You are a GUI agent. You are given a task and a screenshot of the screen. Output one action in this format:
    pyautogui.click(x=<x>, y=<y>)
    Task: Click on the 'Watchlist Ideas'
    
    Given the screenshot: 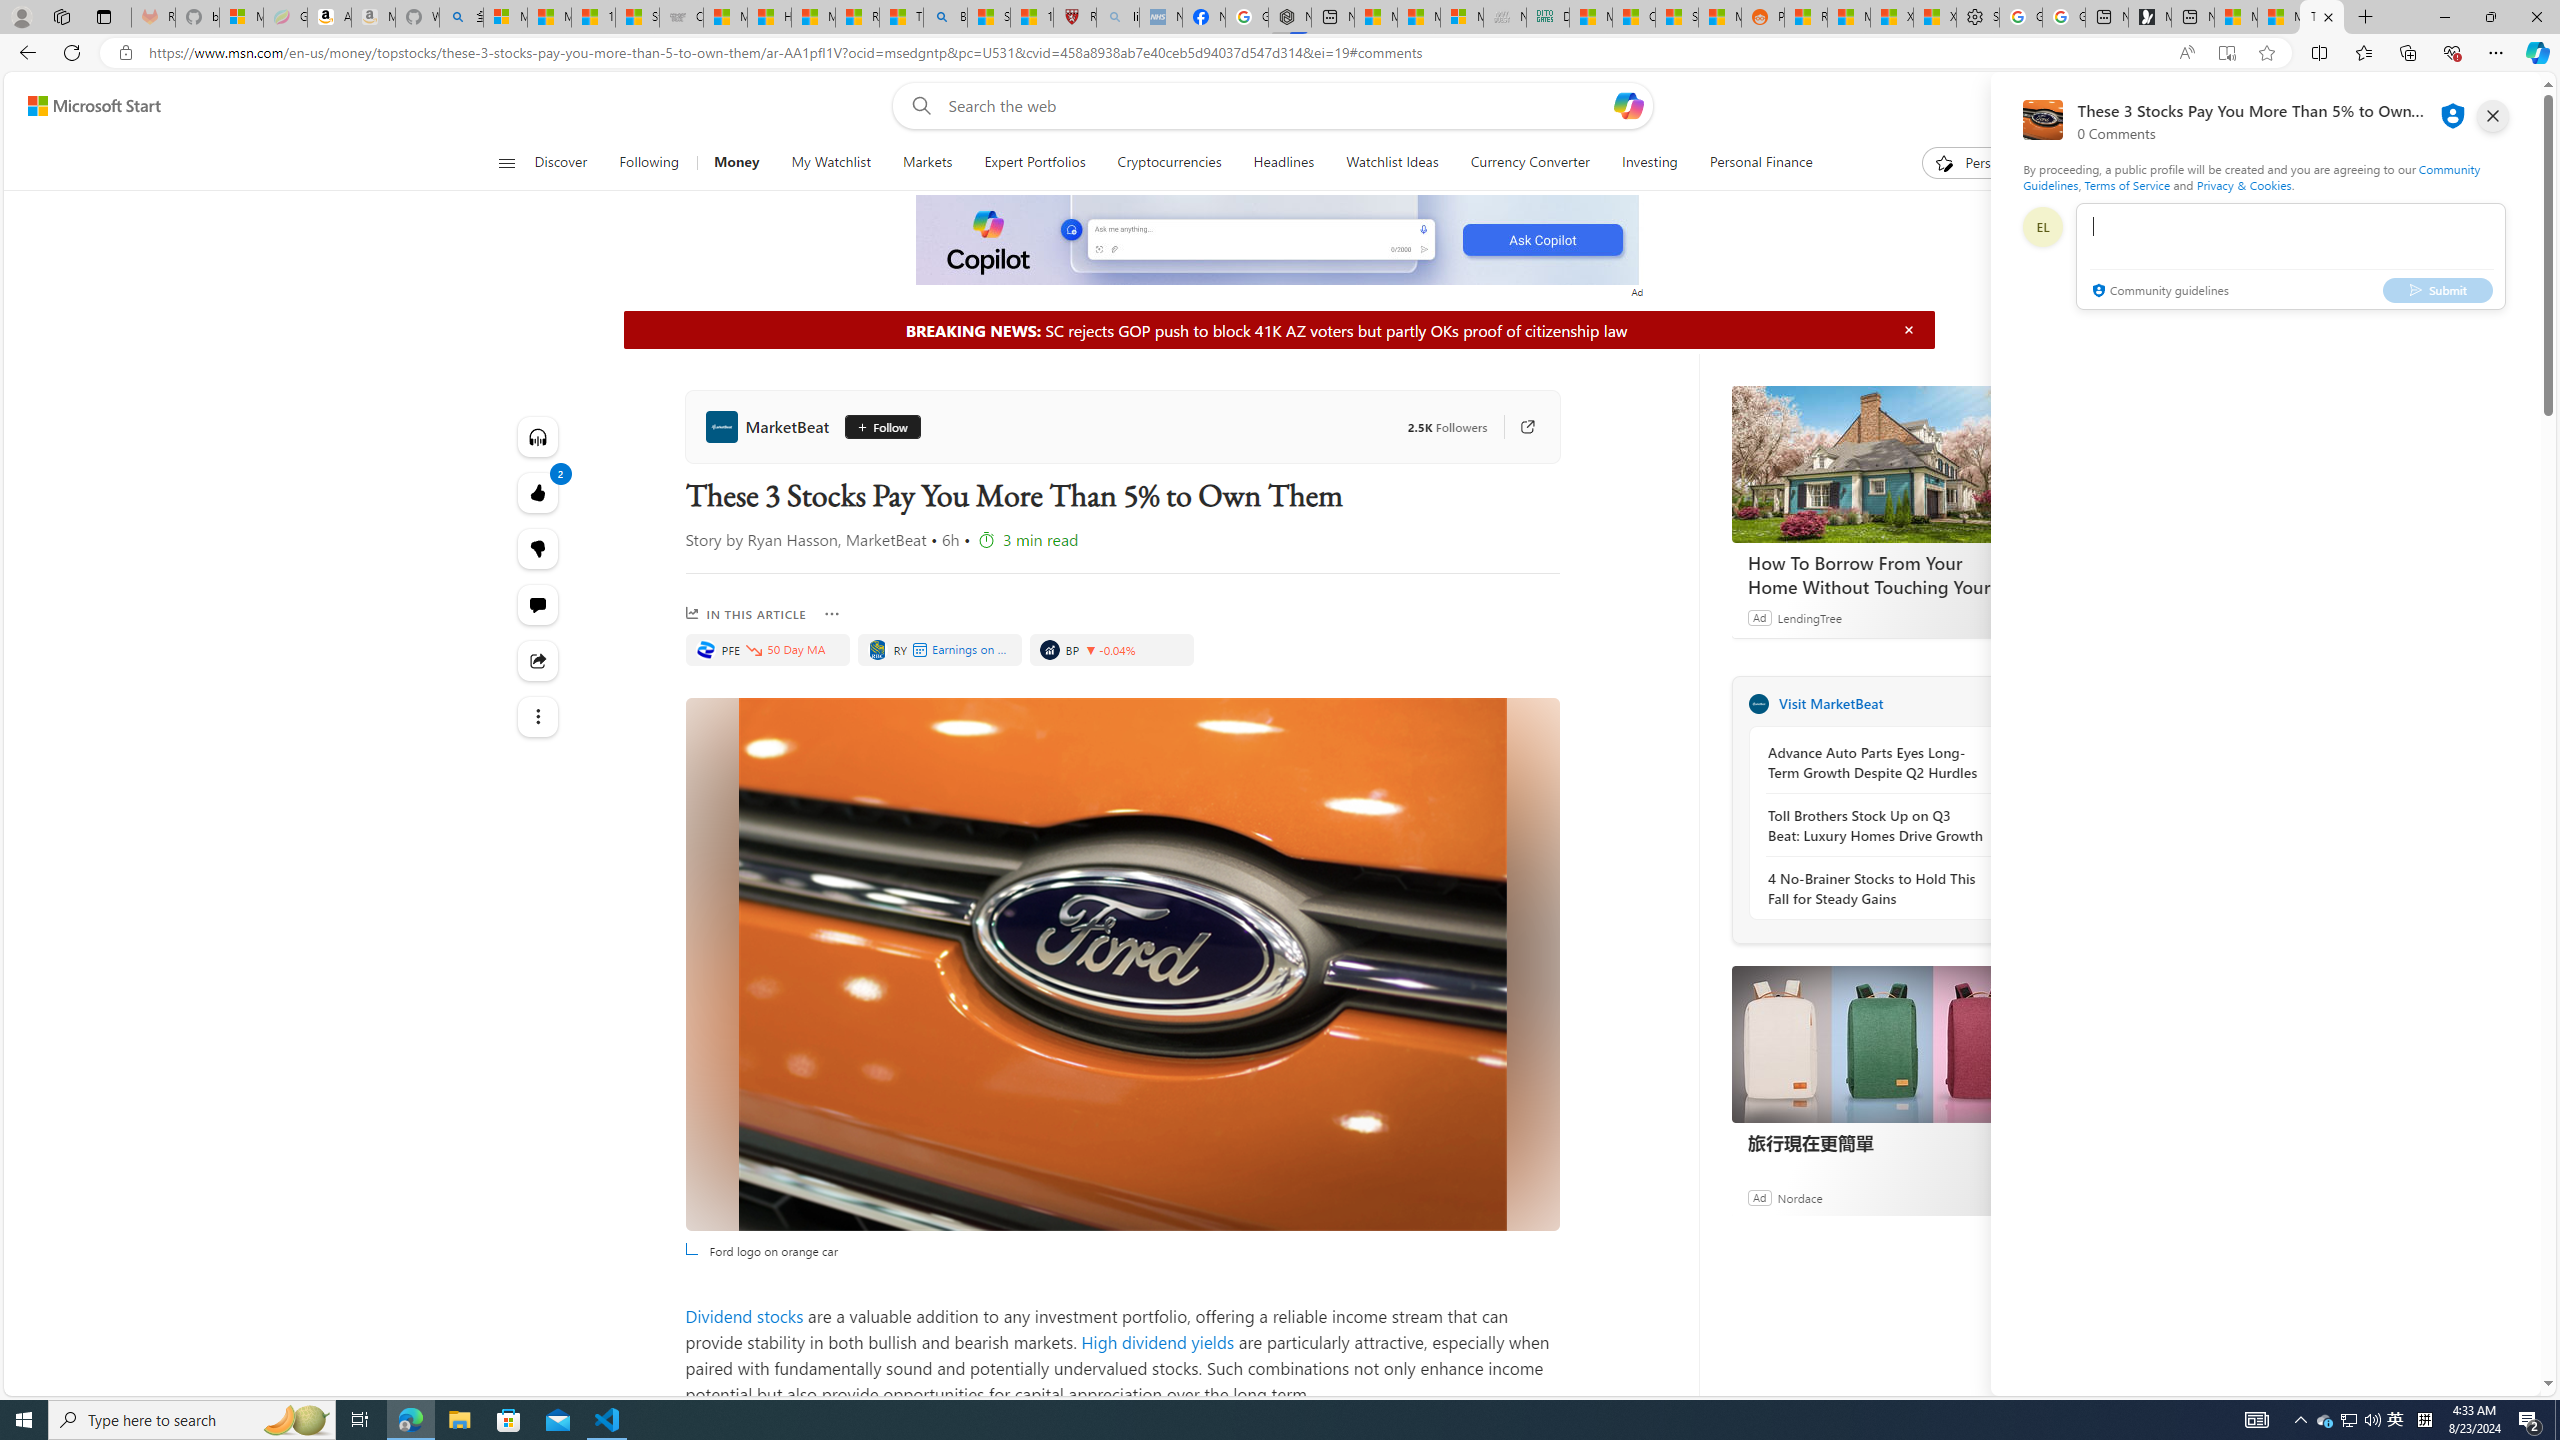 What is the action you would take?
    pyautogui.click(x=1391, y=162)
    